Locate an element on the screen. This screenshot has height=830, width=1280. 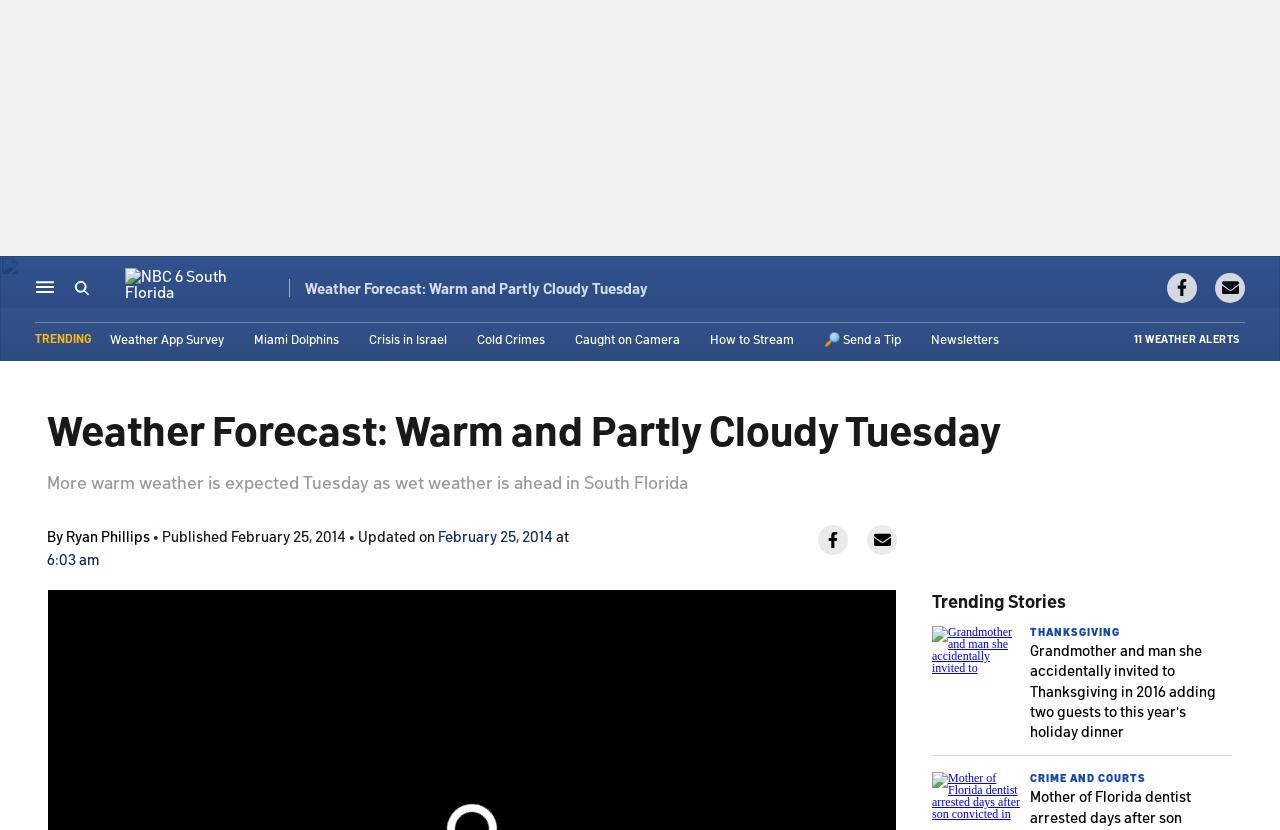
'Caught on Camera' is located at coordinates (626, 340).